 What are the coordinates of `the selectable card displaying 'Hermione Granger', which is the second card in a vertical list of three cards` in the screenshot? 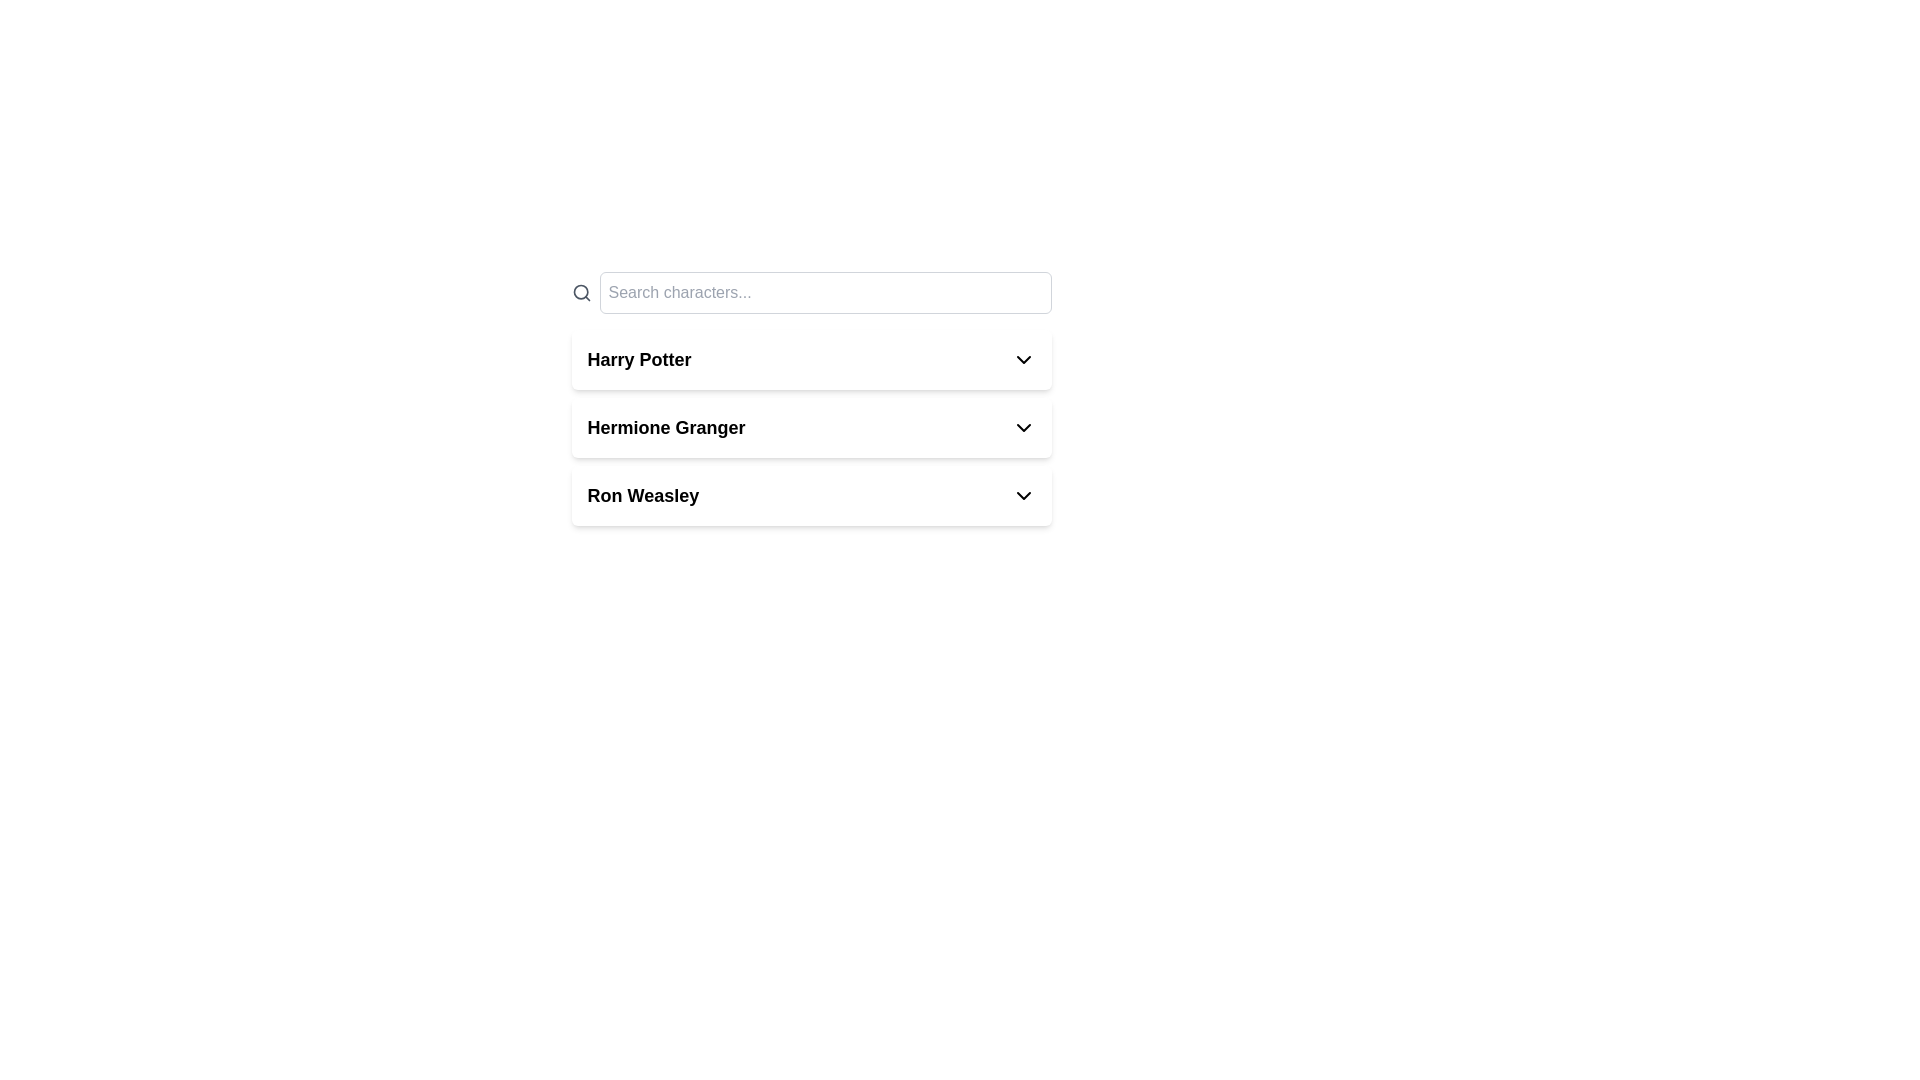 It's located at (811, 427).